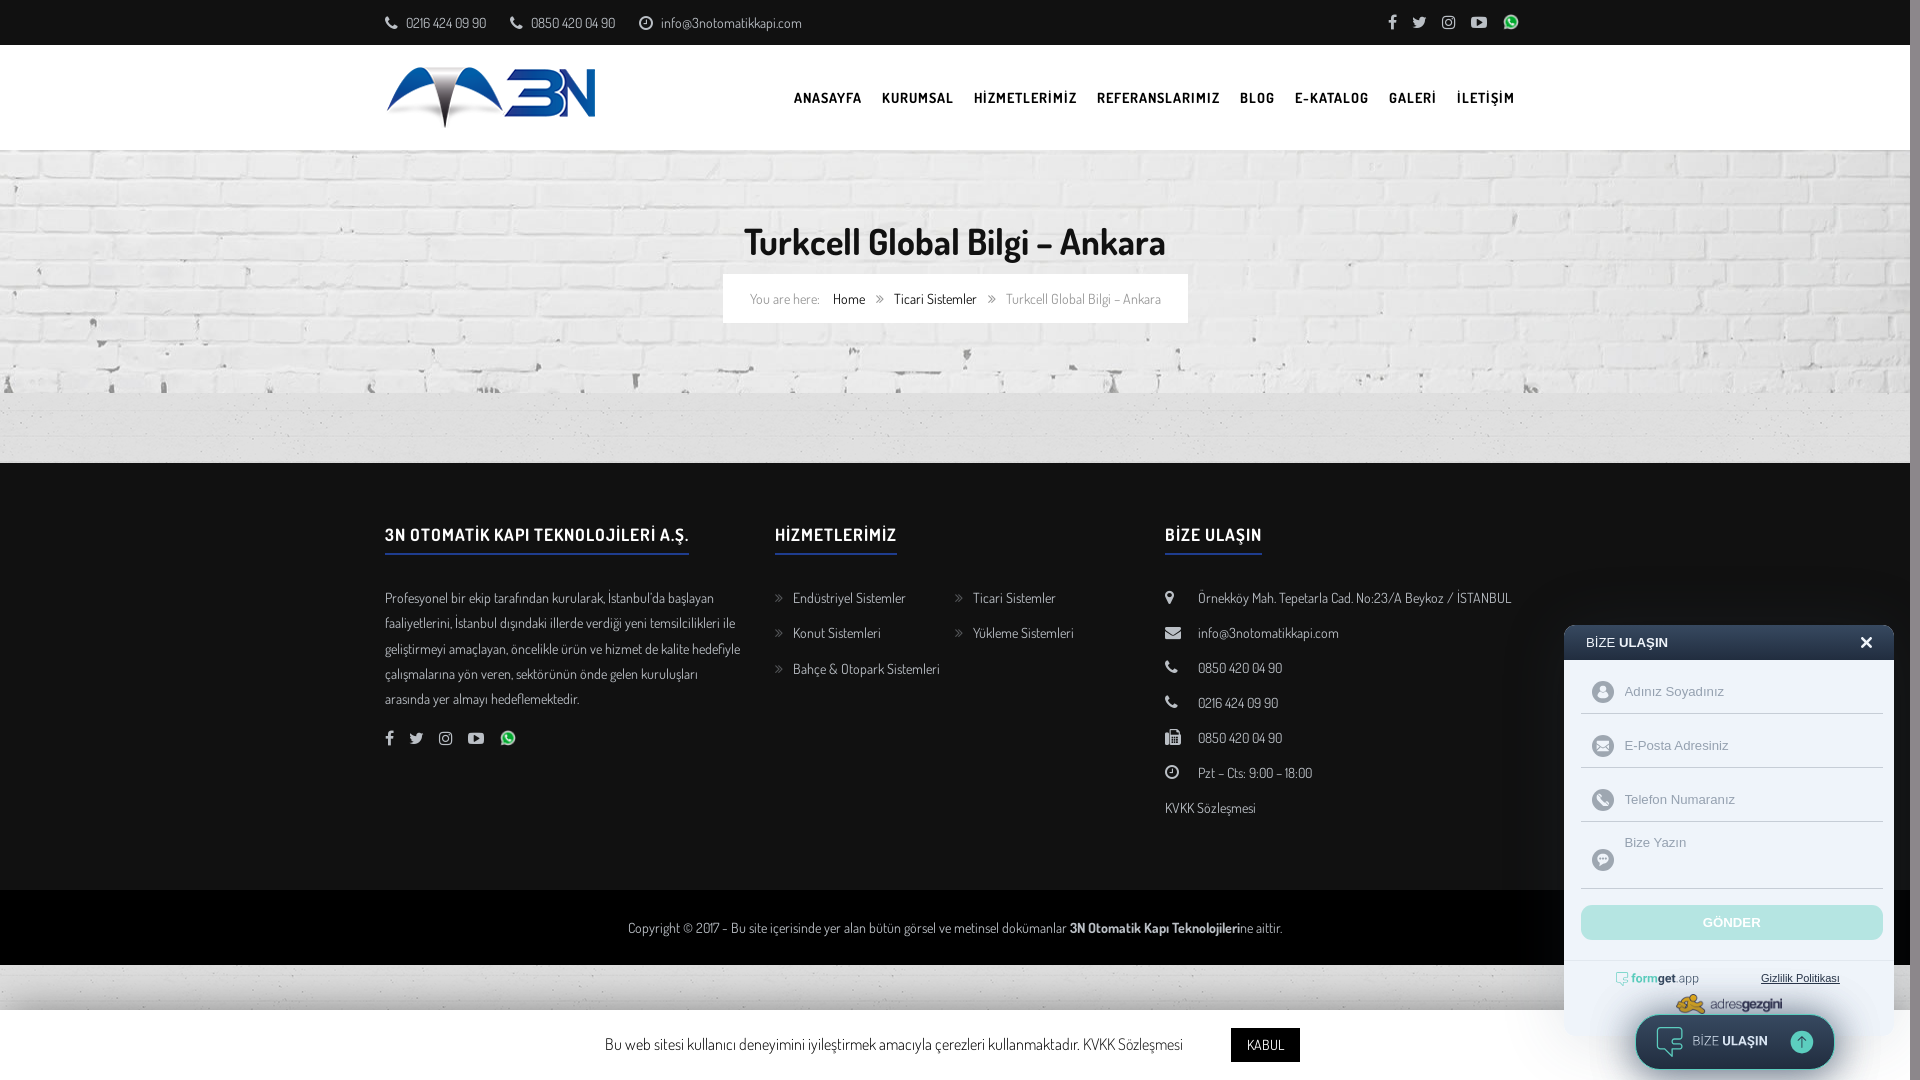 Image resolution: width=1920 pixels, height=1080 pixels. I want to click on 'KABUL', so click(1264, 1044).